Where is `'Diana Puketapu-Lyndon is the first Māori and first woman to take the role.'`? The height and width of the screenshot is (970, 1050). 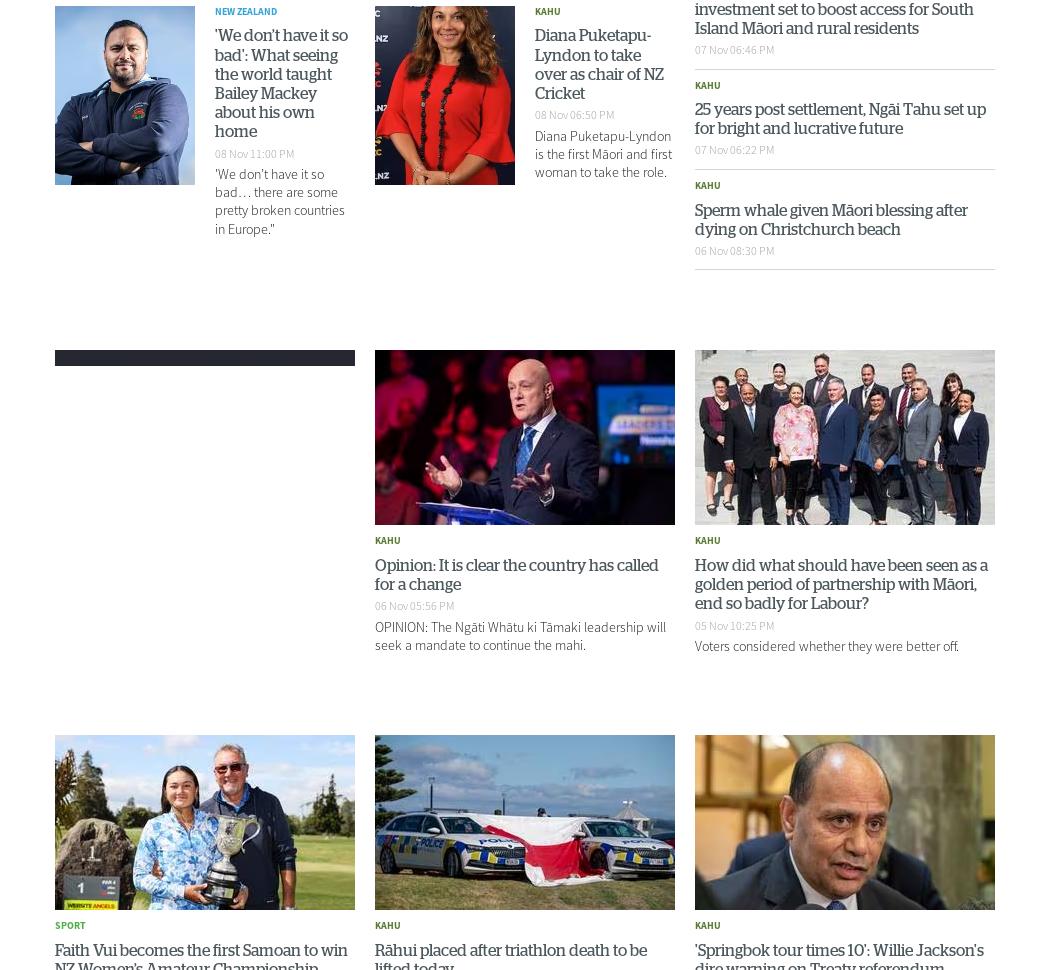
'Diana Puketapu-Lyndon is the first Māori and first woman to take the role.' is located at coordinates (534, 152).